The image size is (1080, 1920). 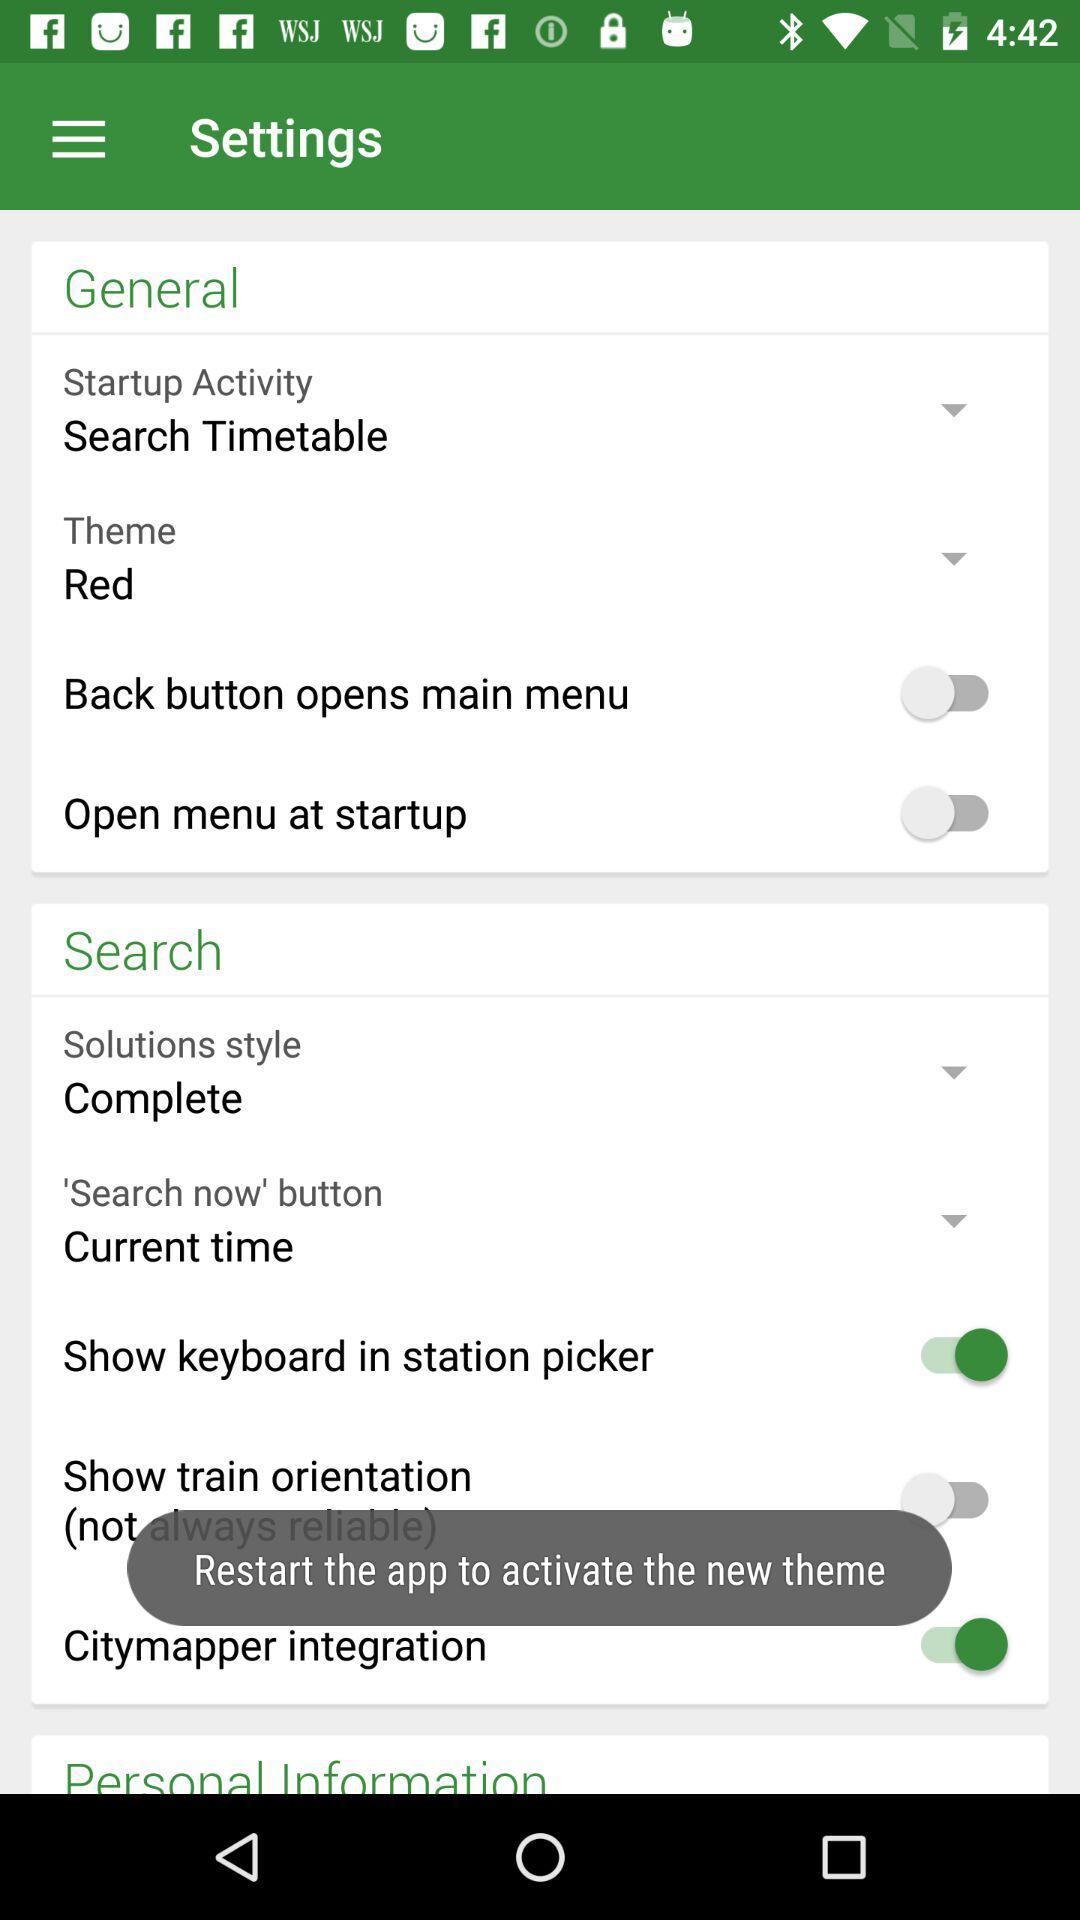 I want to click on the third option in the search, so click(x=540, y=1354).